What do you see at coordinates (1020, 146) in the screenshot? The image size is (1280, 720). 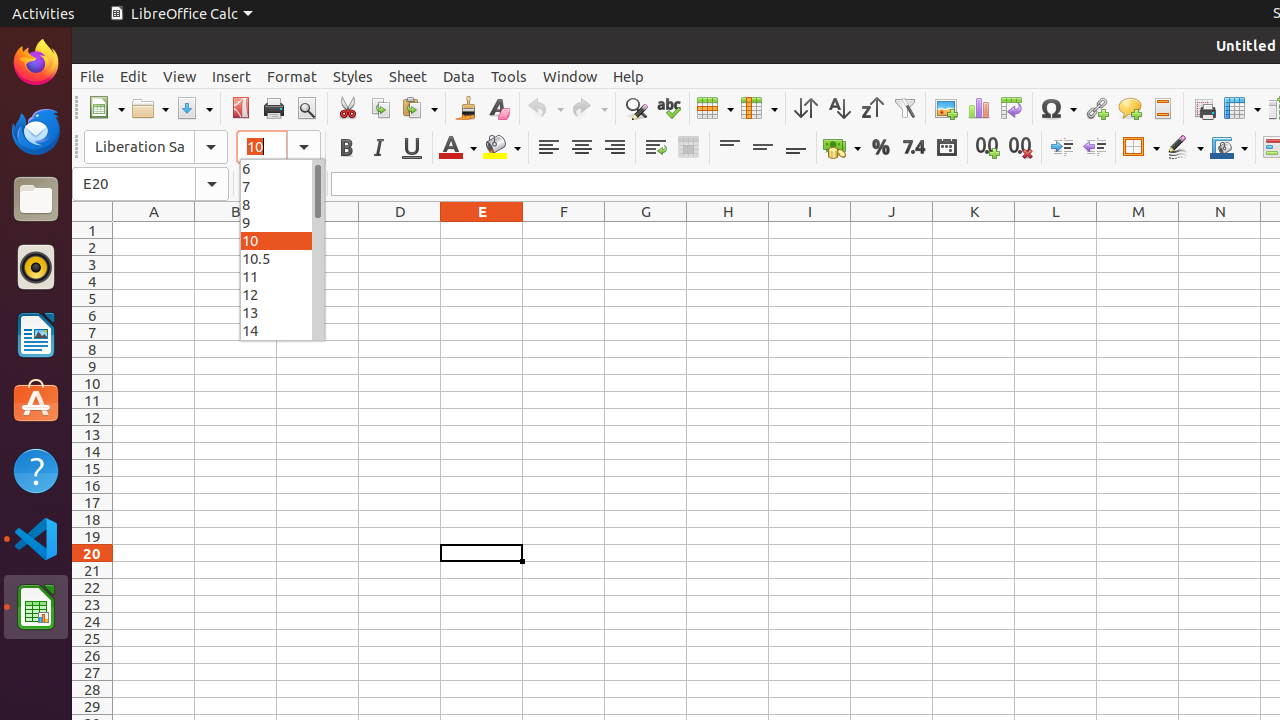 I see `'Delete Decimal Place'` at bounding box center [1020, 146].